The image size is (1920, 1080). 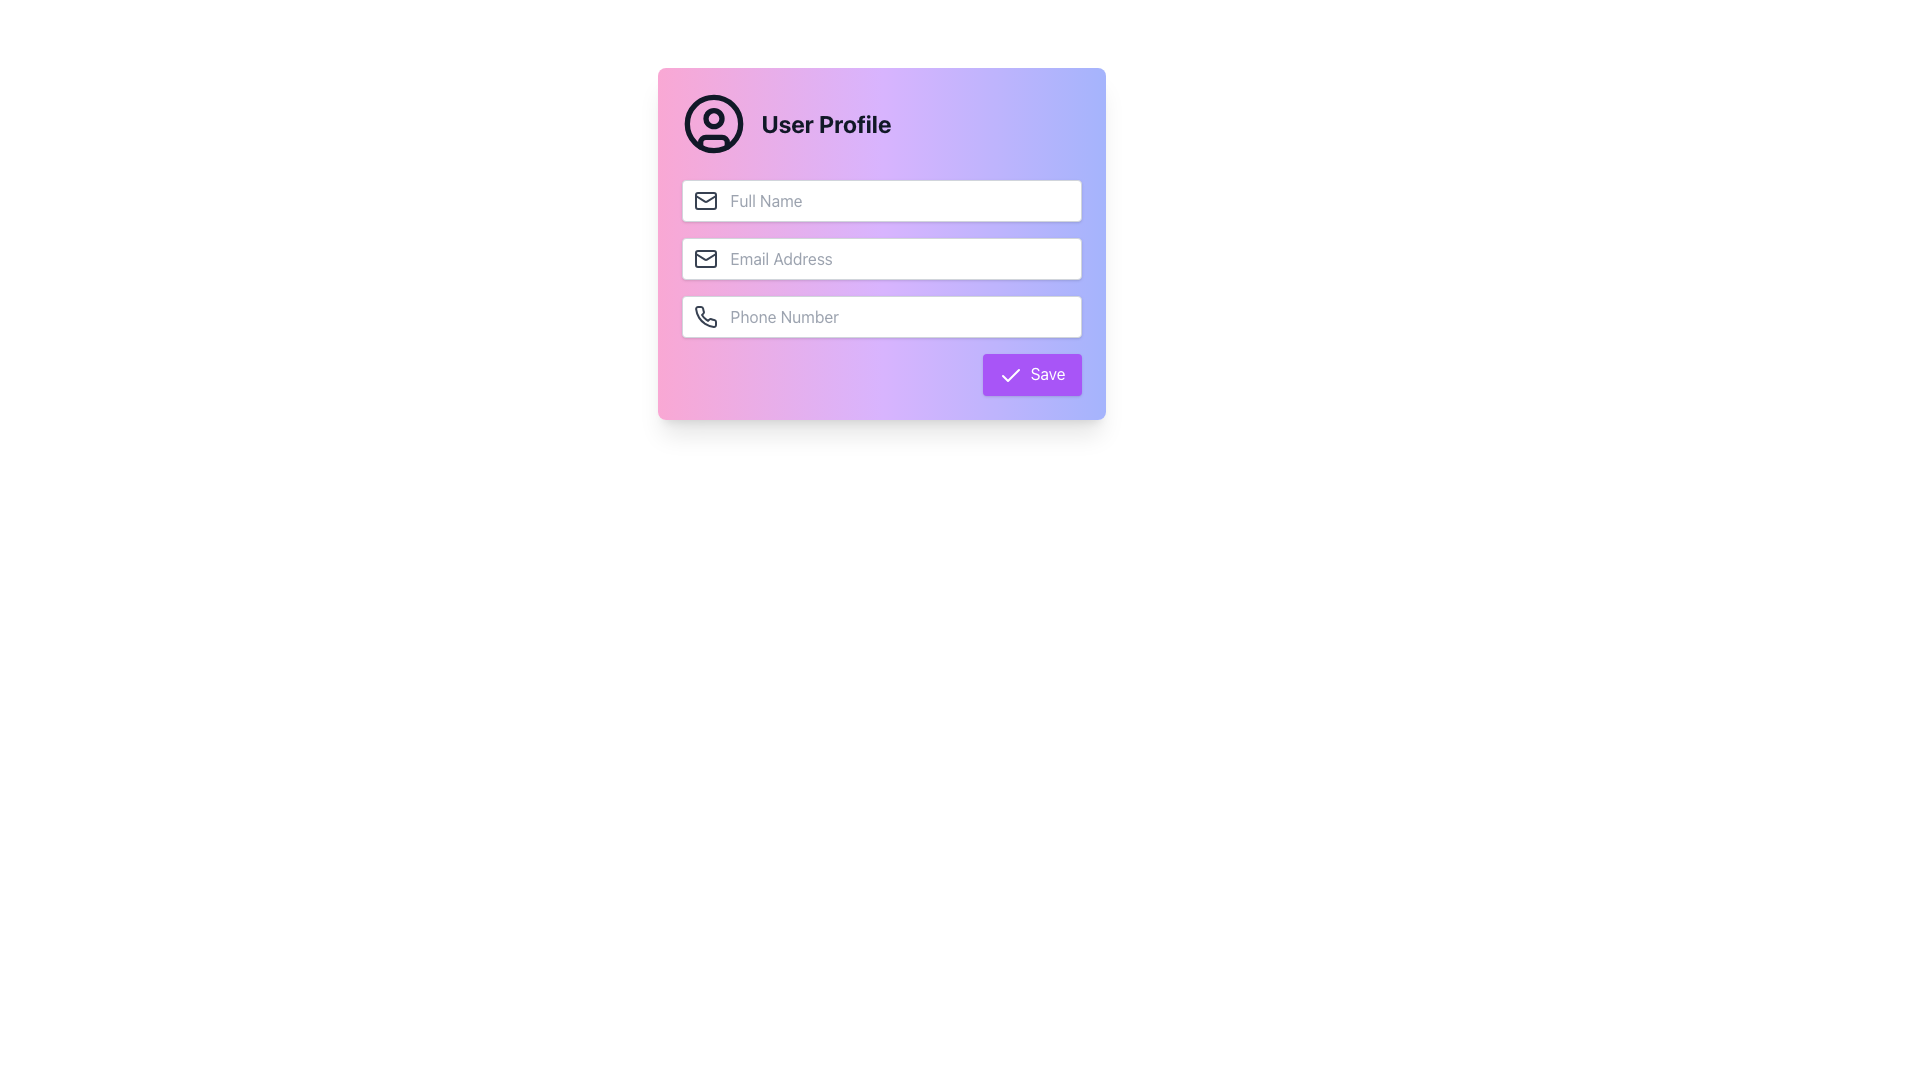 What do you see at coordinates (880, 242) in the screenshot?
I see `the email input field in the centered card with a pink-to-purple gradient background to focus on it` at bounding box center [880, 242].